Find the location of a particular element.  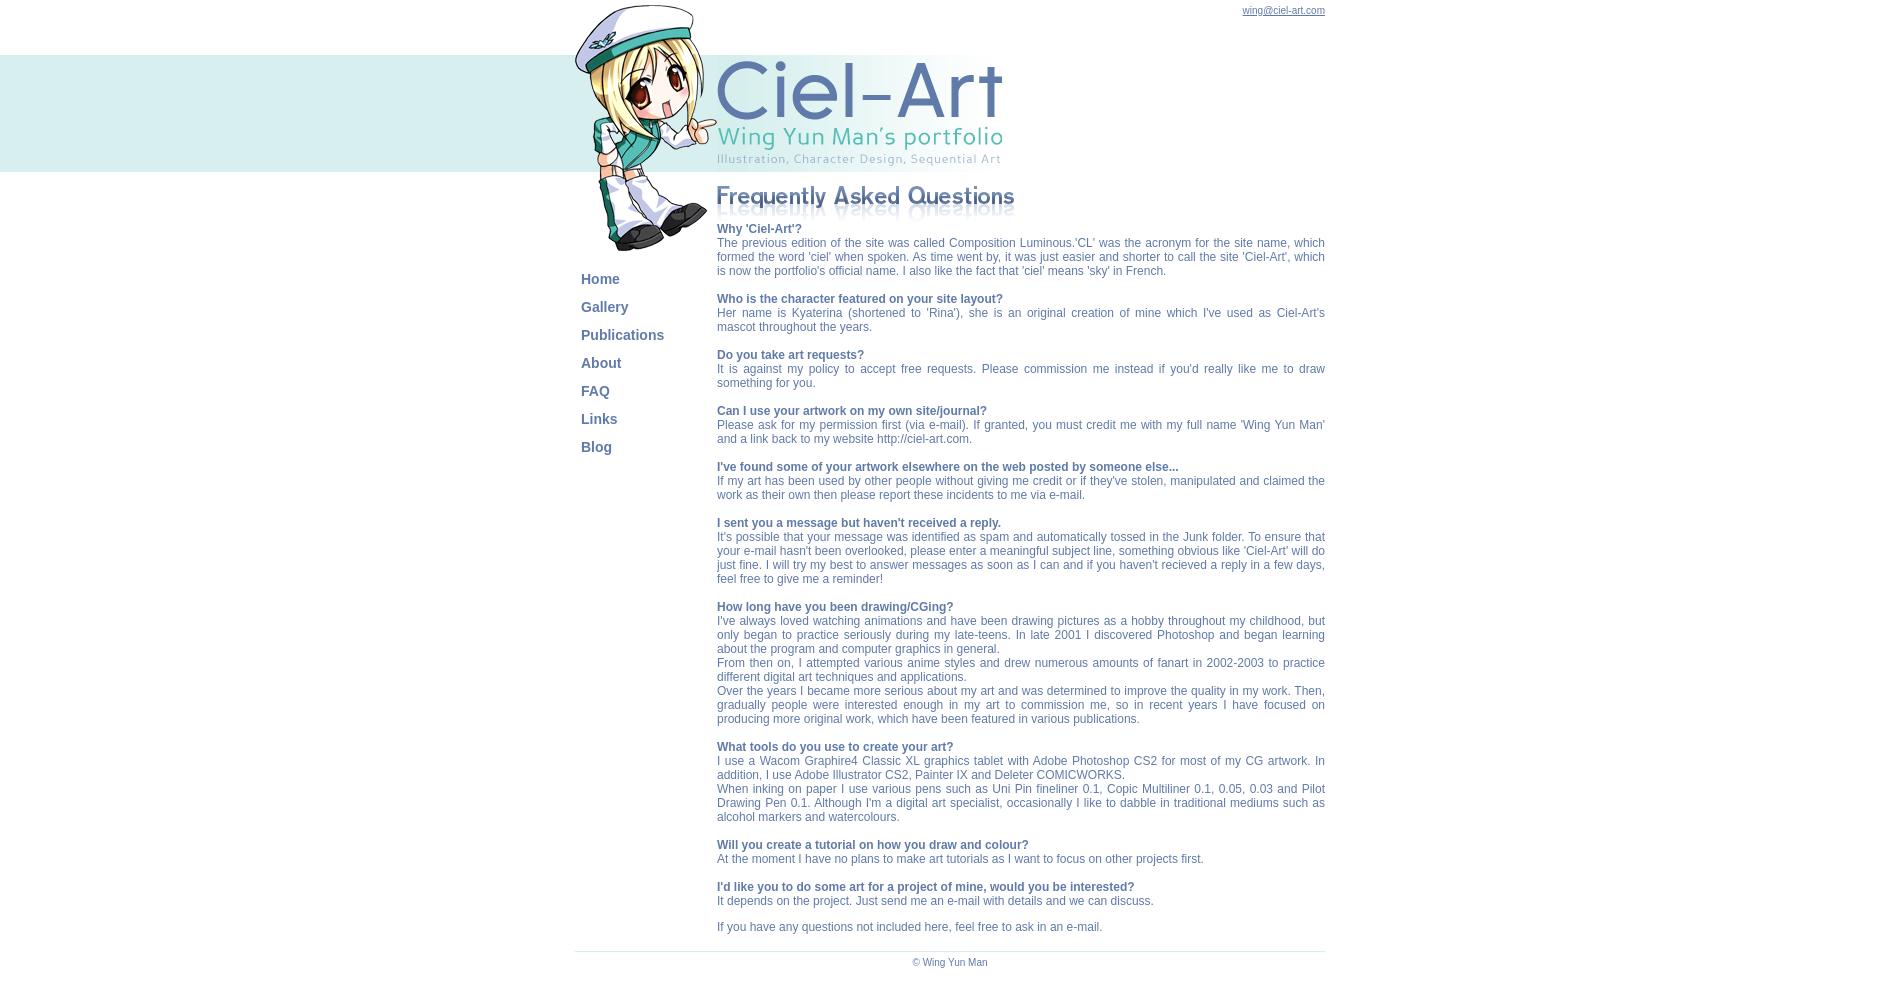

'wing@ciel-art.com' is located at coordinates (1282, 10).